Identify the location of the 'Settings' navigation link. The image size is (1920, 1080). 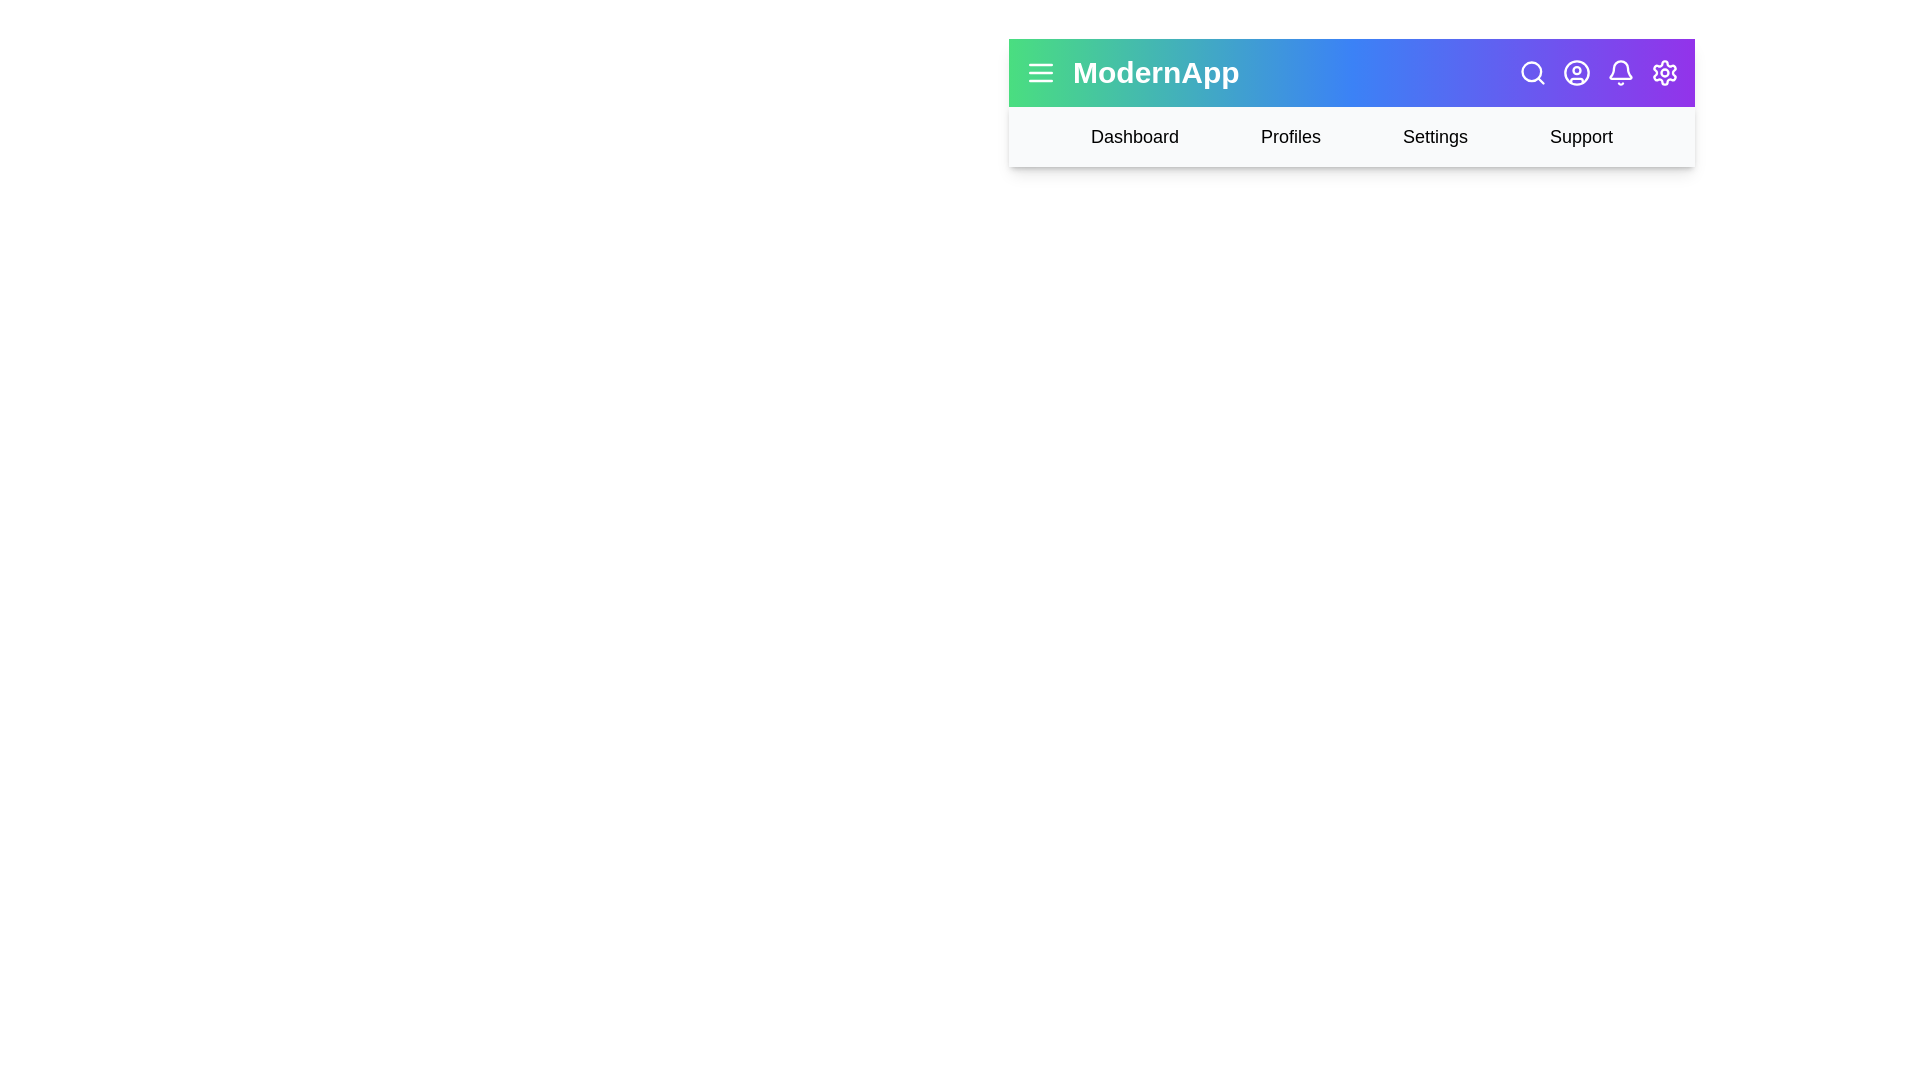
(1434, 136).